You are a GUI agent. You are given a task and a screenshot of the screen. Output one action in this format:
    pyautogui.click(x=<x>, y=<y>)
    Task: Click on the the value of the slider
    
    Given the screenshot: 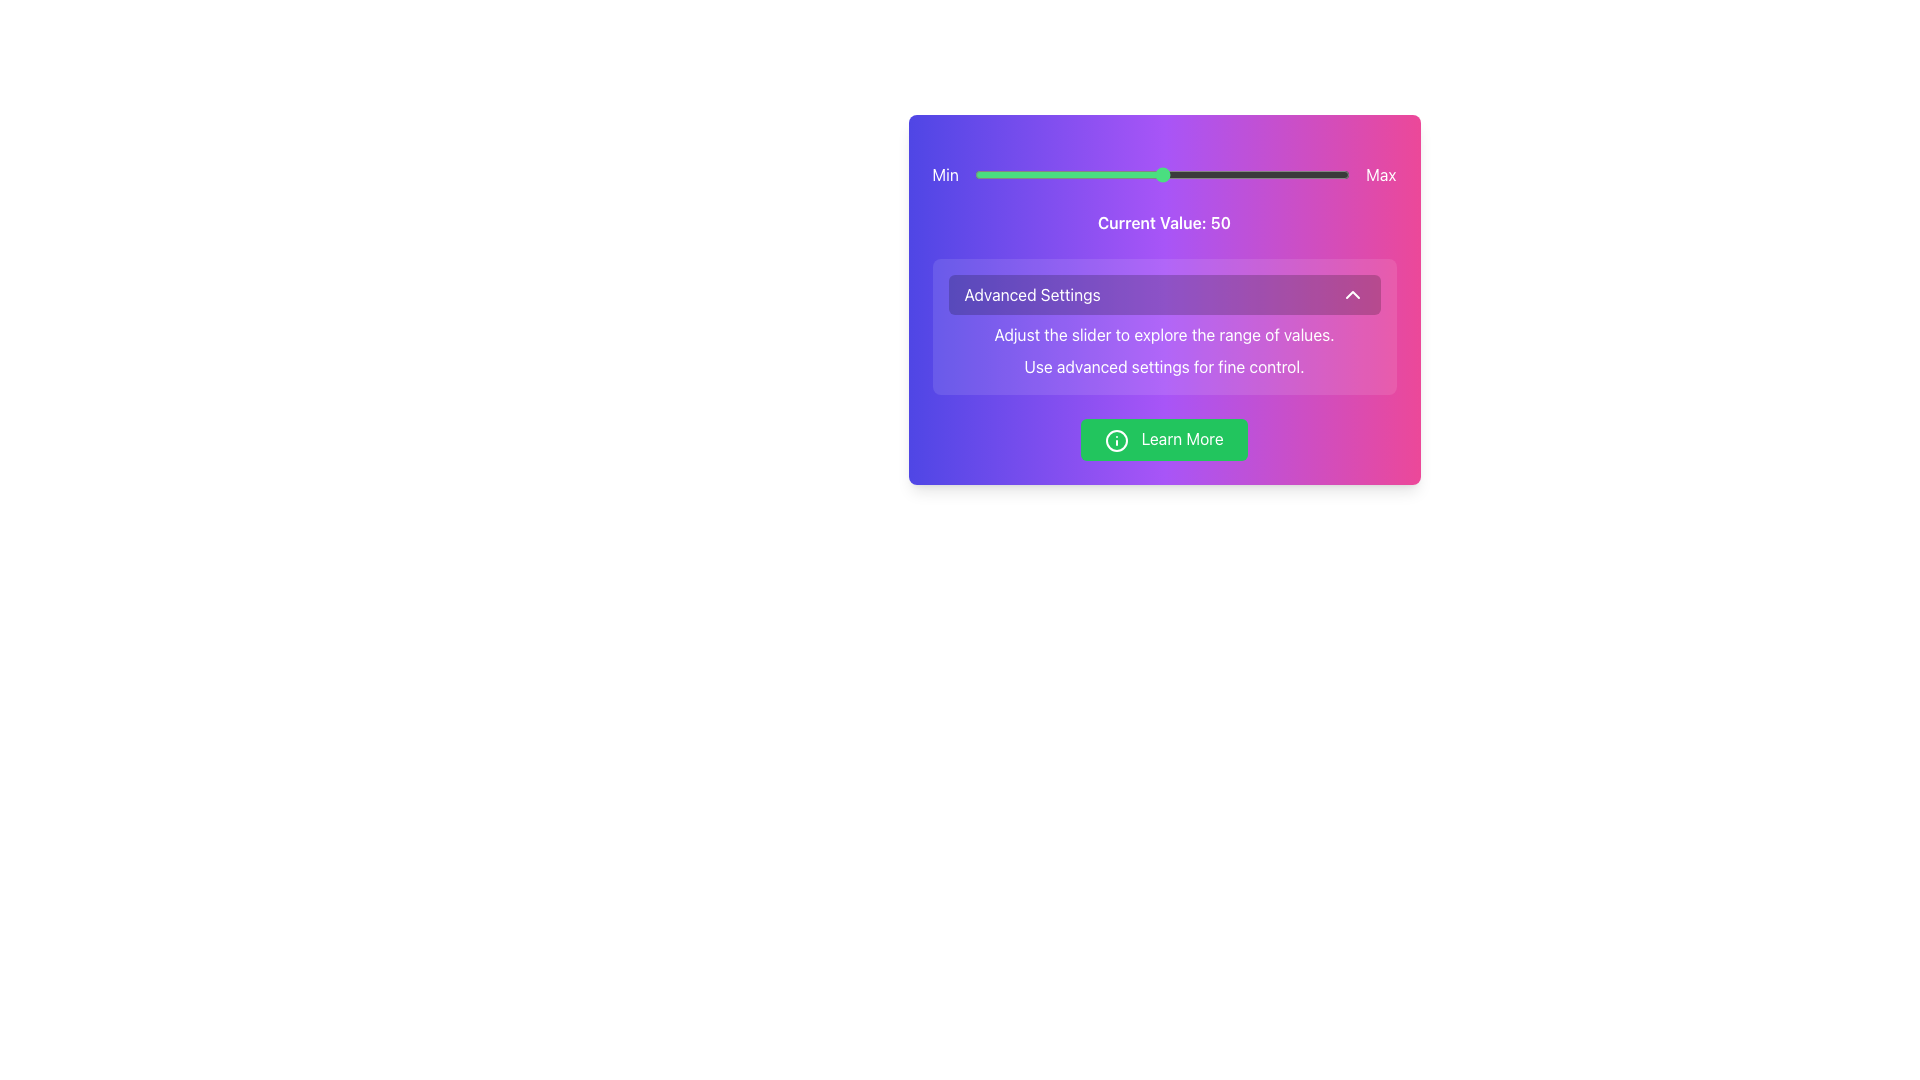 What is the action you would take?
    pyautogui.click(x=1305, y=173)
    